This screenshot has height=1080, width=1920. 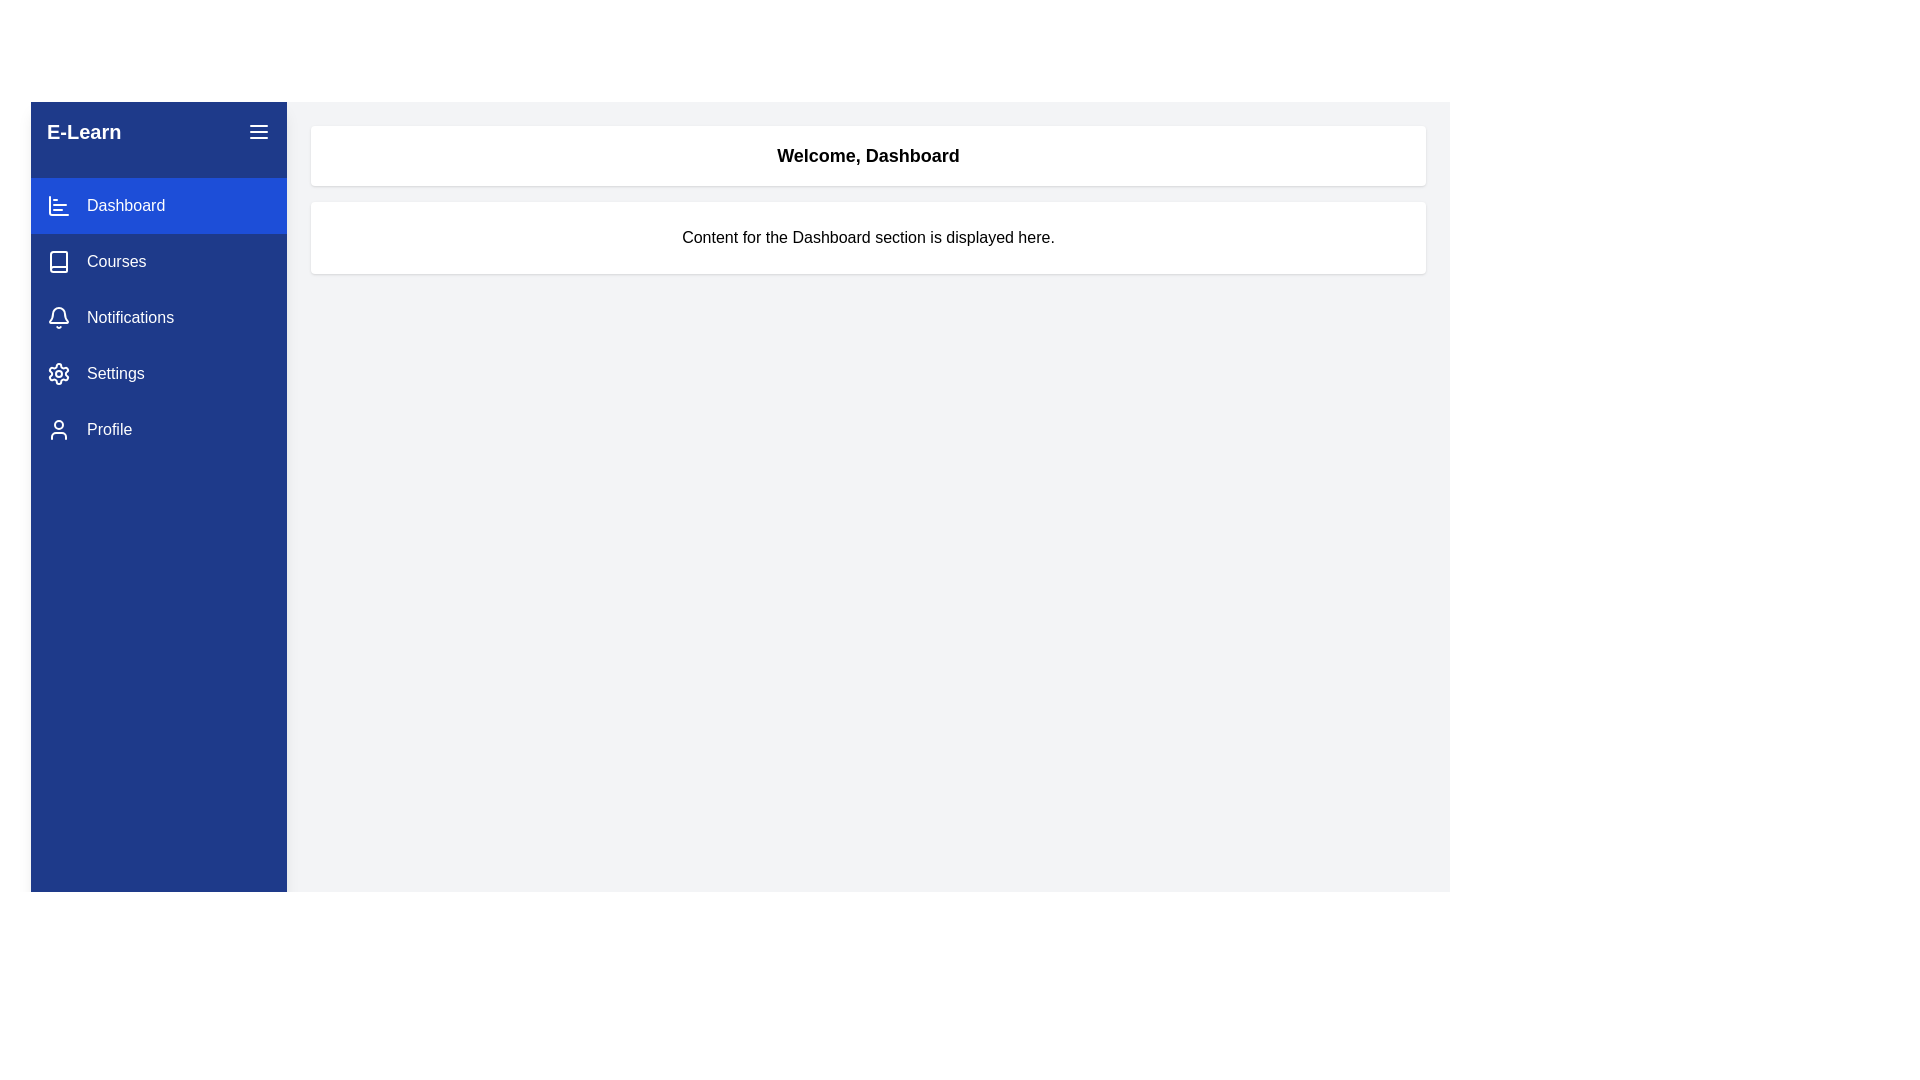 I want to click on the settings icon located in the sidebar navigation menu, positioned below the 'Notifications' option and above the 'Profile' option for accessibility navigation, so click(x=58, y=374).